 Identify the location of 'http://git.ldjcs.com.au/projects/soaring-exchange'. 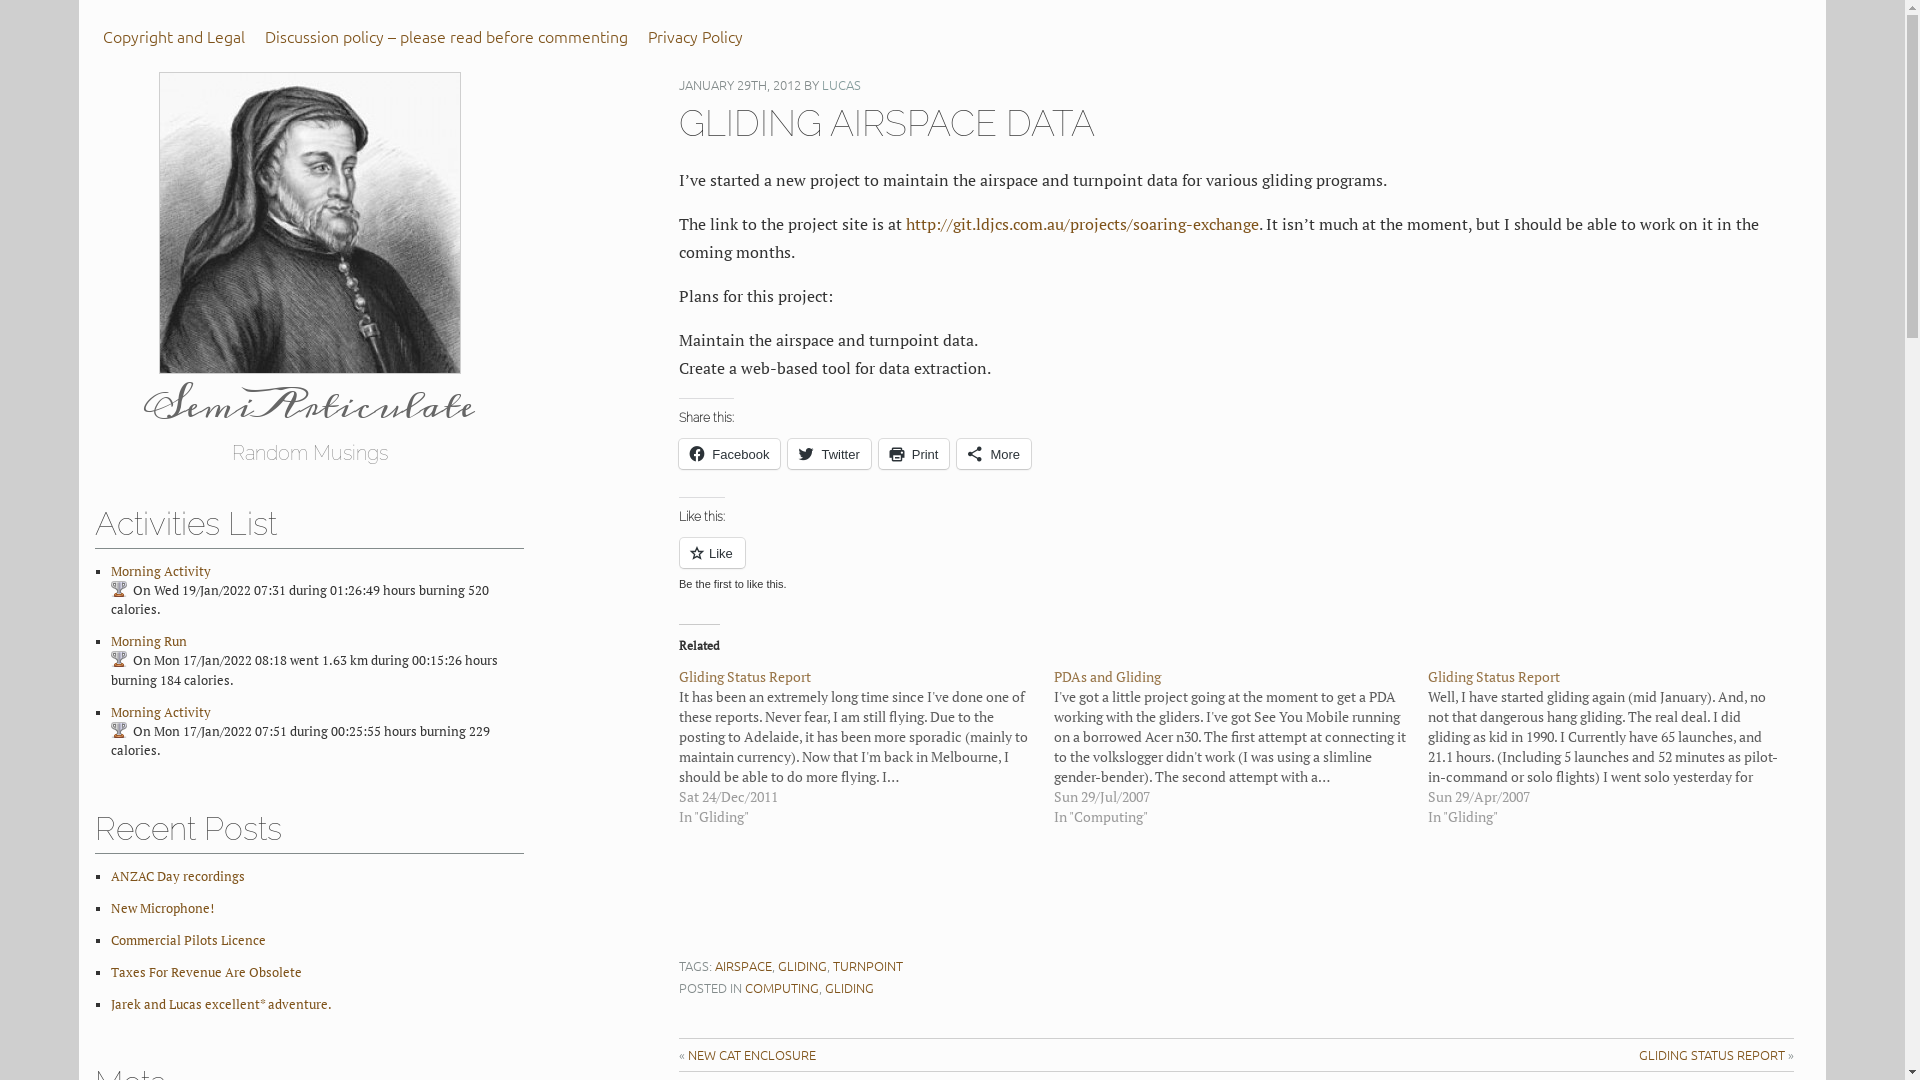
(1081, 223).